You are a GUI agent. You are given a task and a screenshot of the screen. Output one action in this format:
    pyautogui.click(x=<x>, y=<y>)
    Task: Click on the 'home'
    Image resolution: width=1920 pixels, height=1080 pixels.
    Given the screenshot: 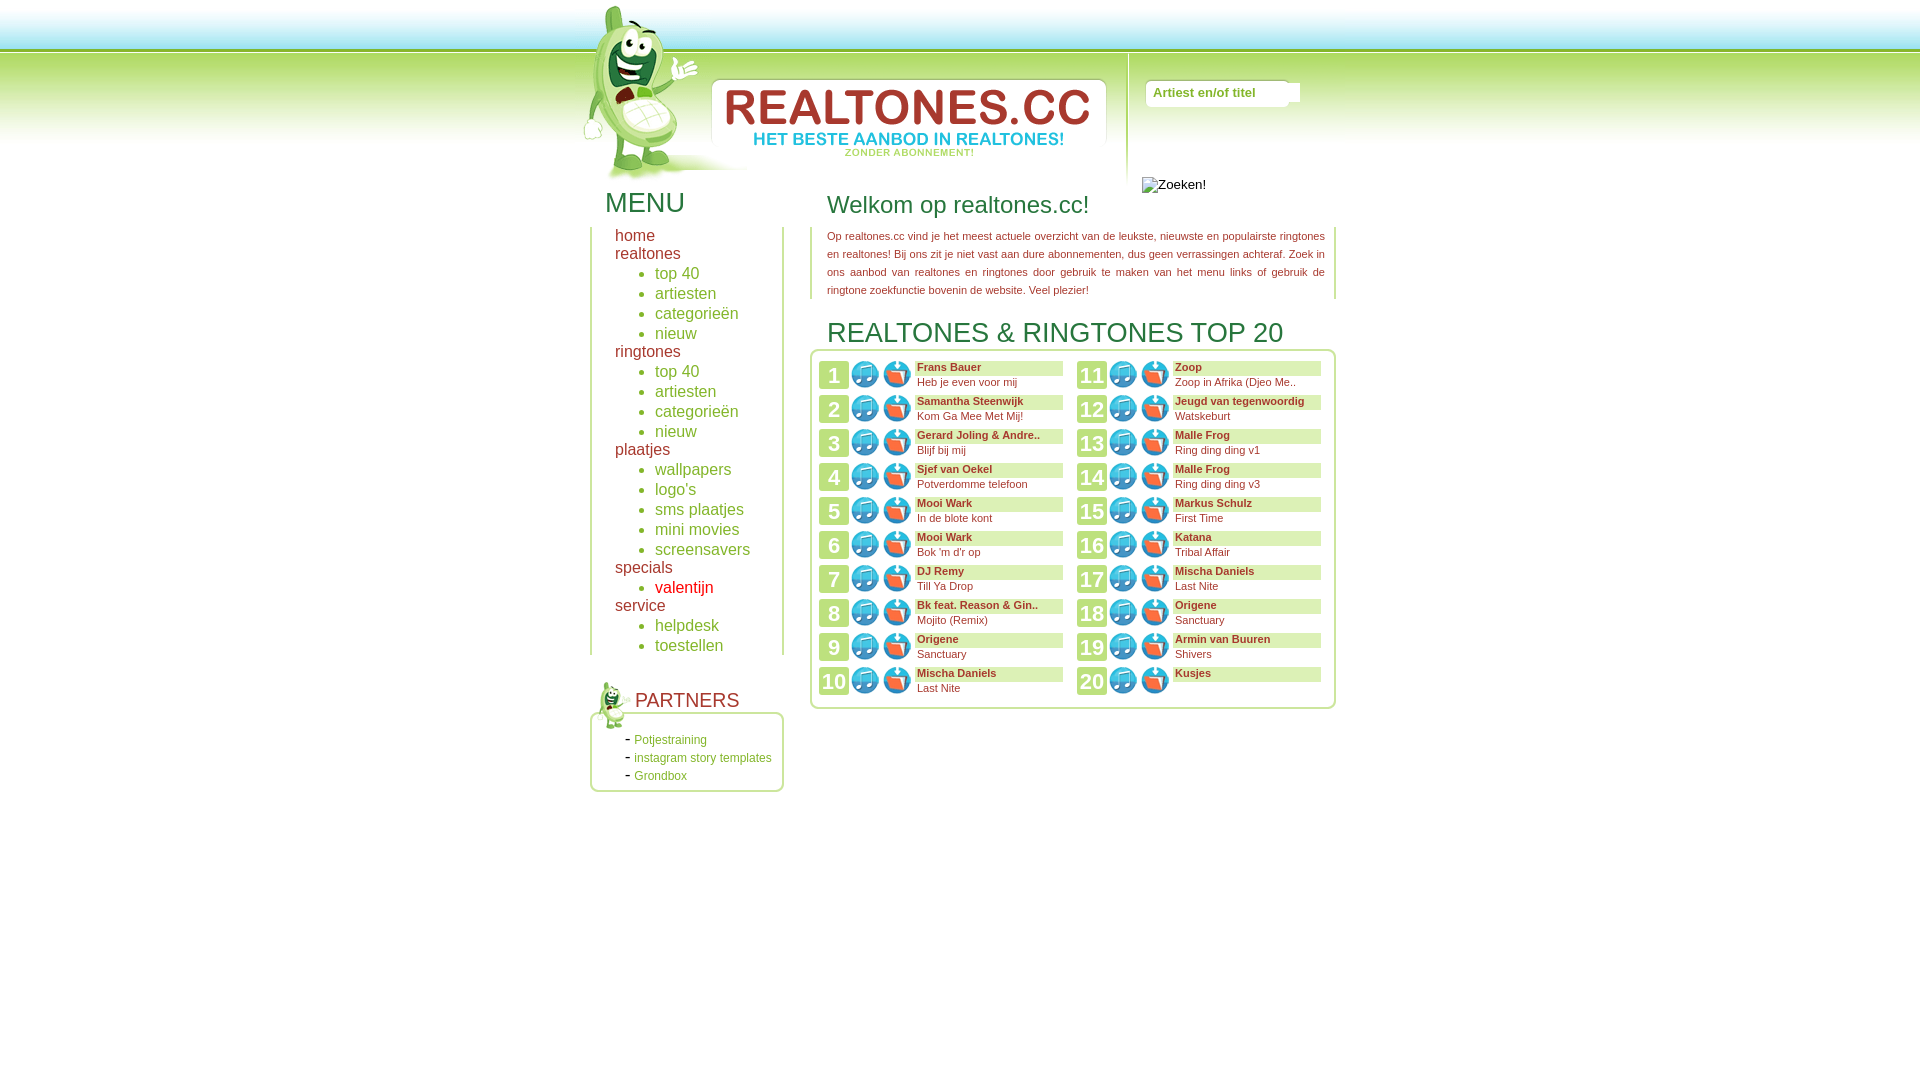 What is the action you would take?
    pyautogui.click(x=613, y=234)
    